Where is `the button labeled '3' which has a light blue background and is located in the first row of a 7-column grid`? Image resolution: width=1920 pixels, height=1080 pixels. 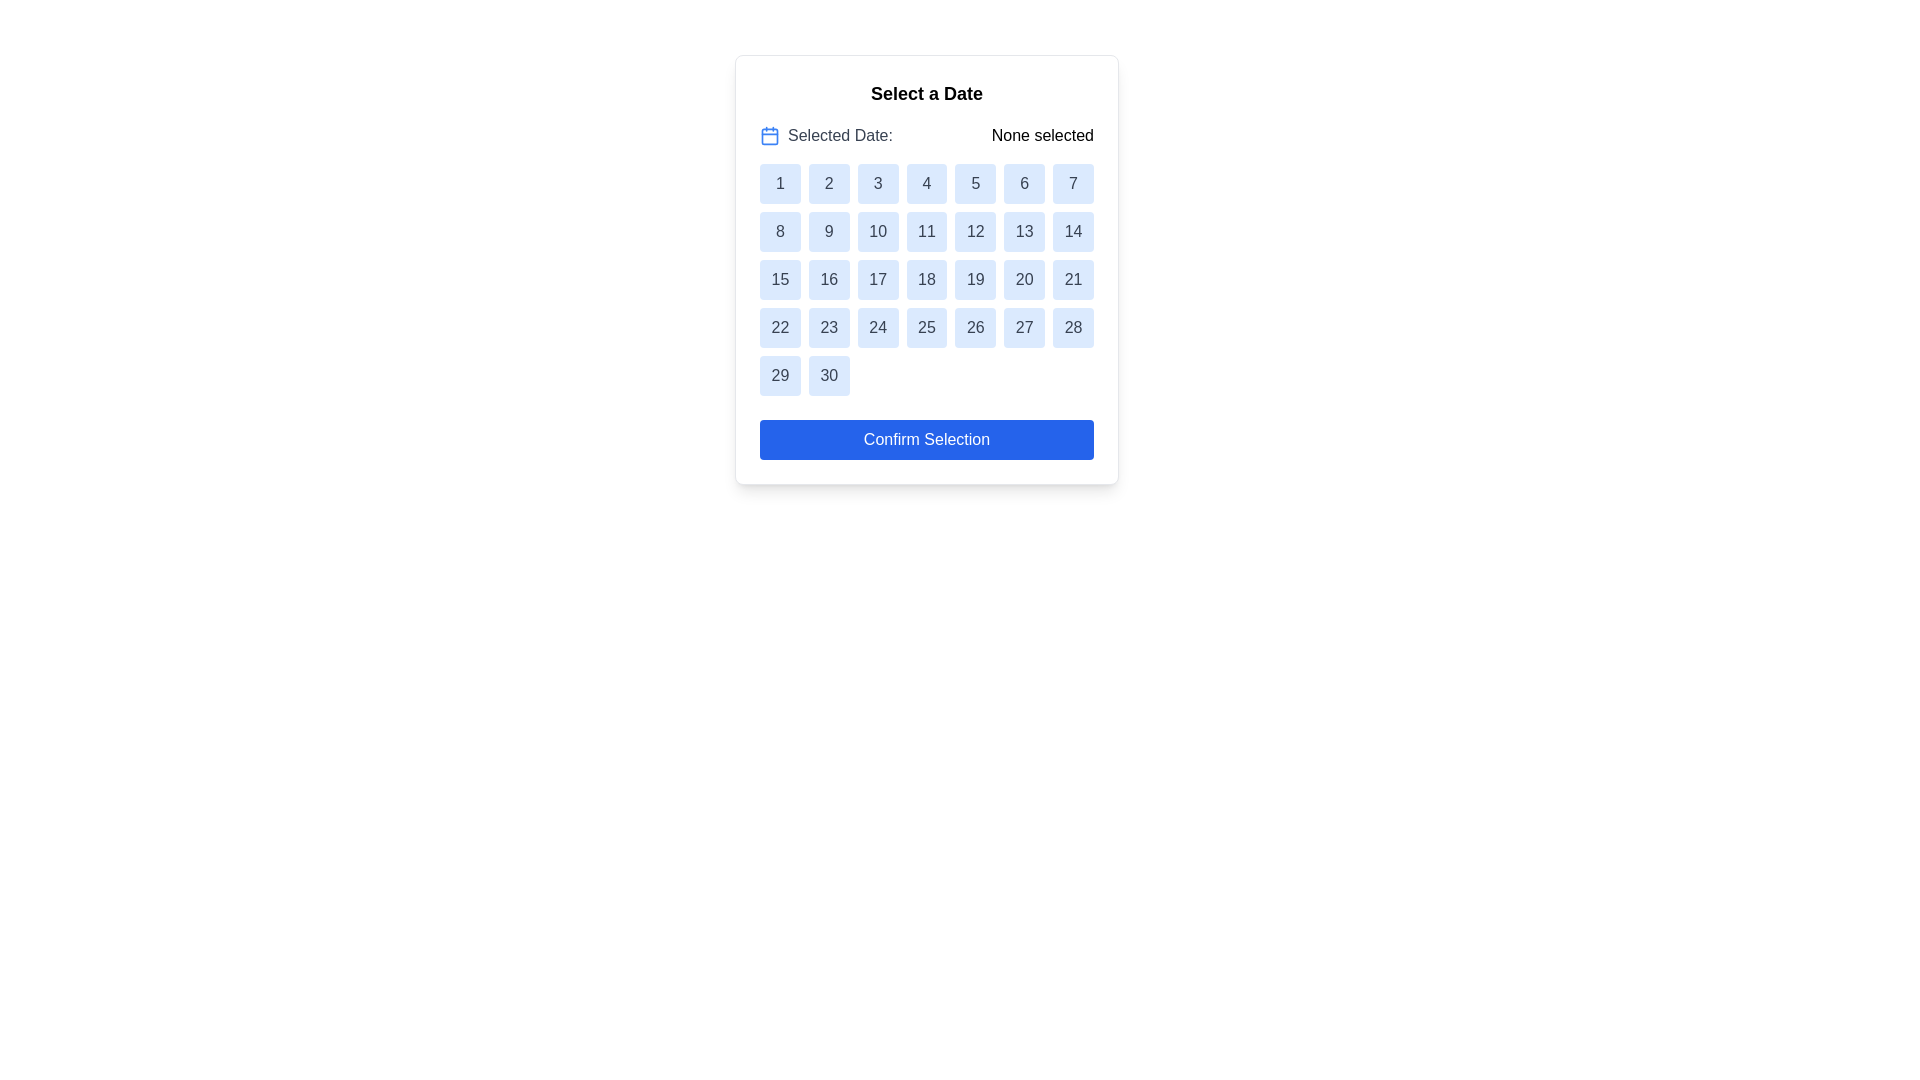 the button labeled '3' which has a light blue background and is located in the first row of a 7-column grid is located at coordinates (878, 184).